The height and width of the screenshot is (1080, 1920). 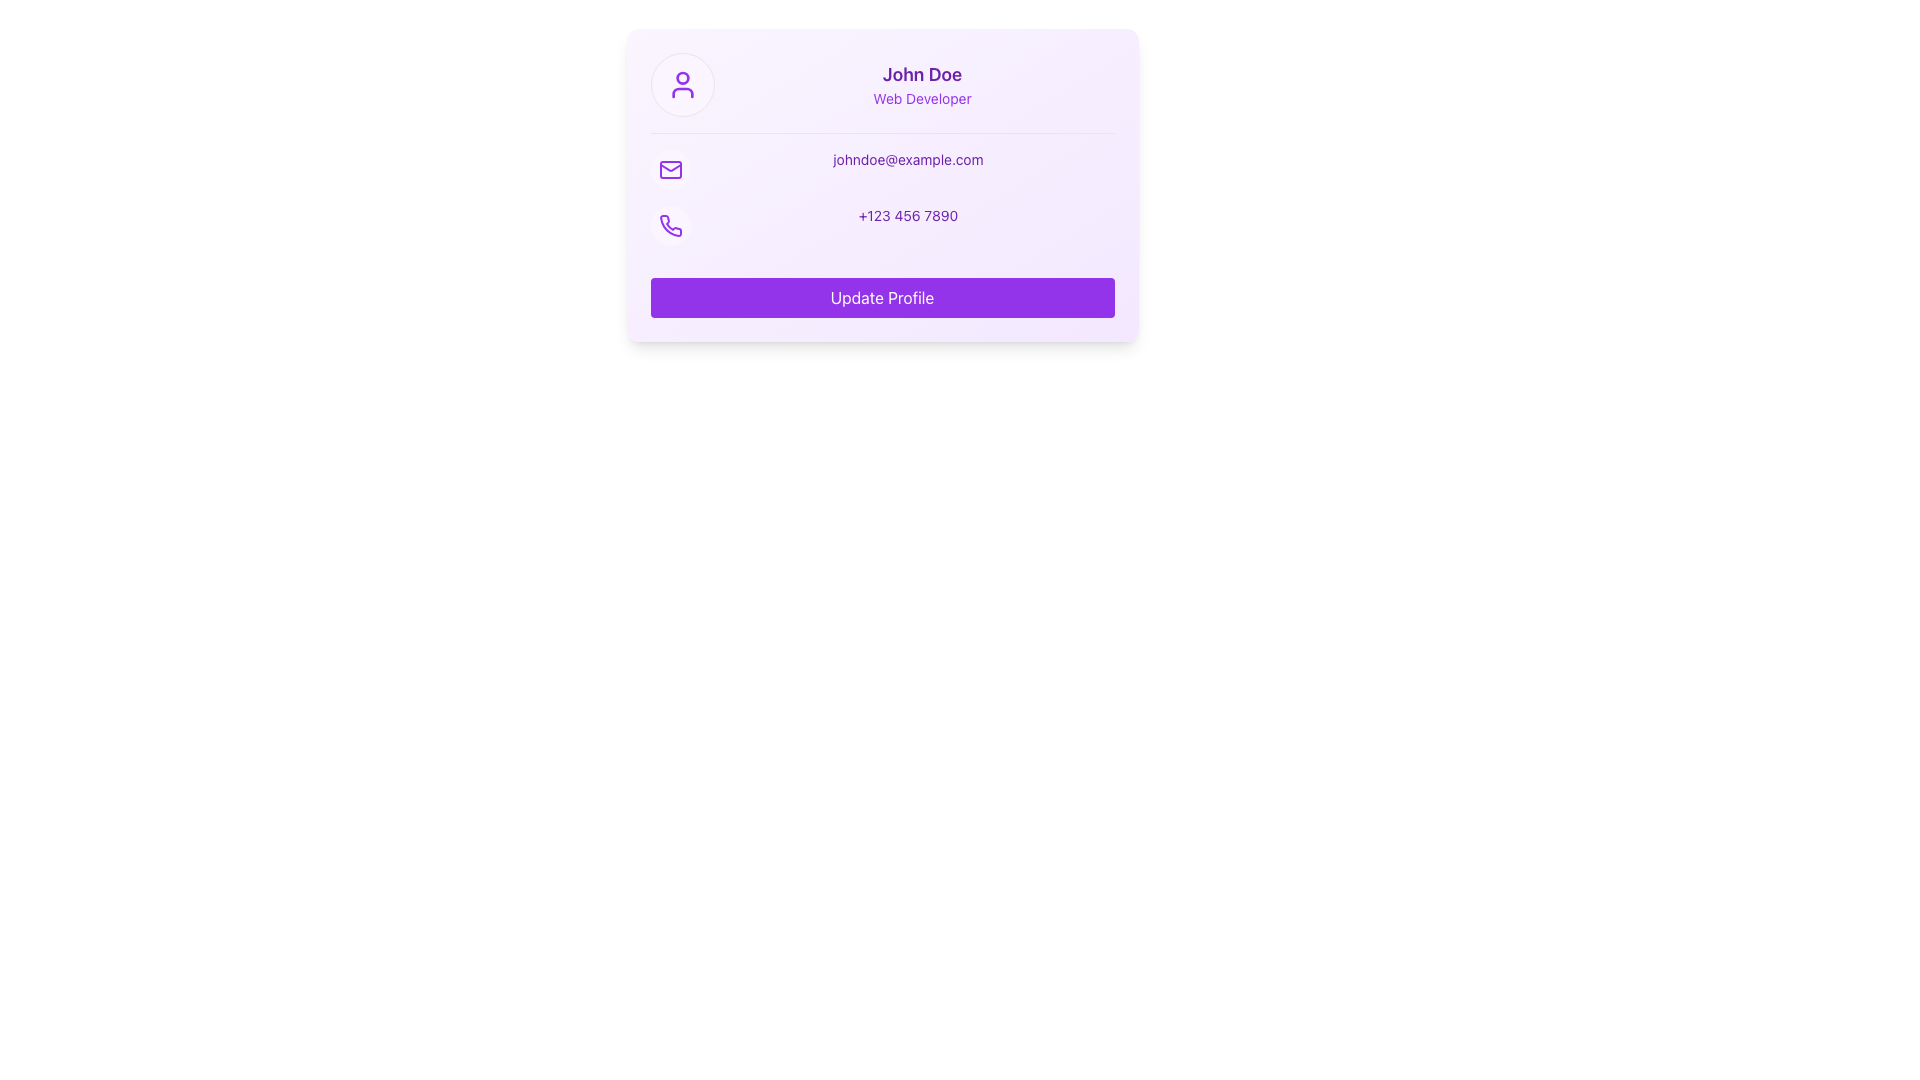 I want to click on the contact icon with a circular purple background located in the contact information section of the profile card, so click(x=670, y=225).